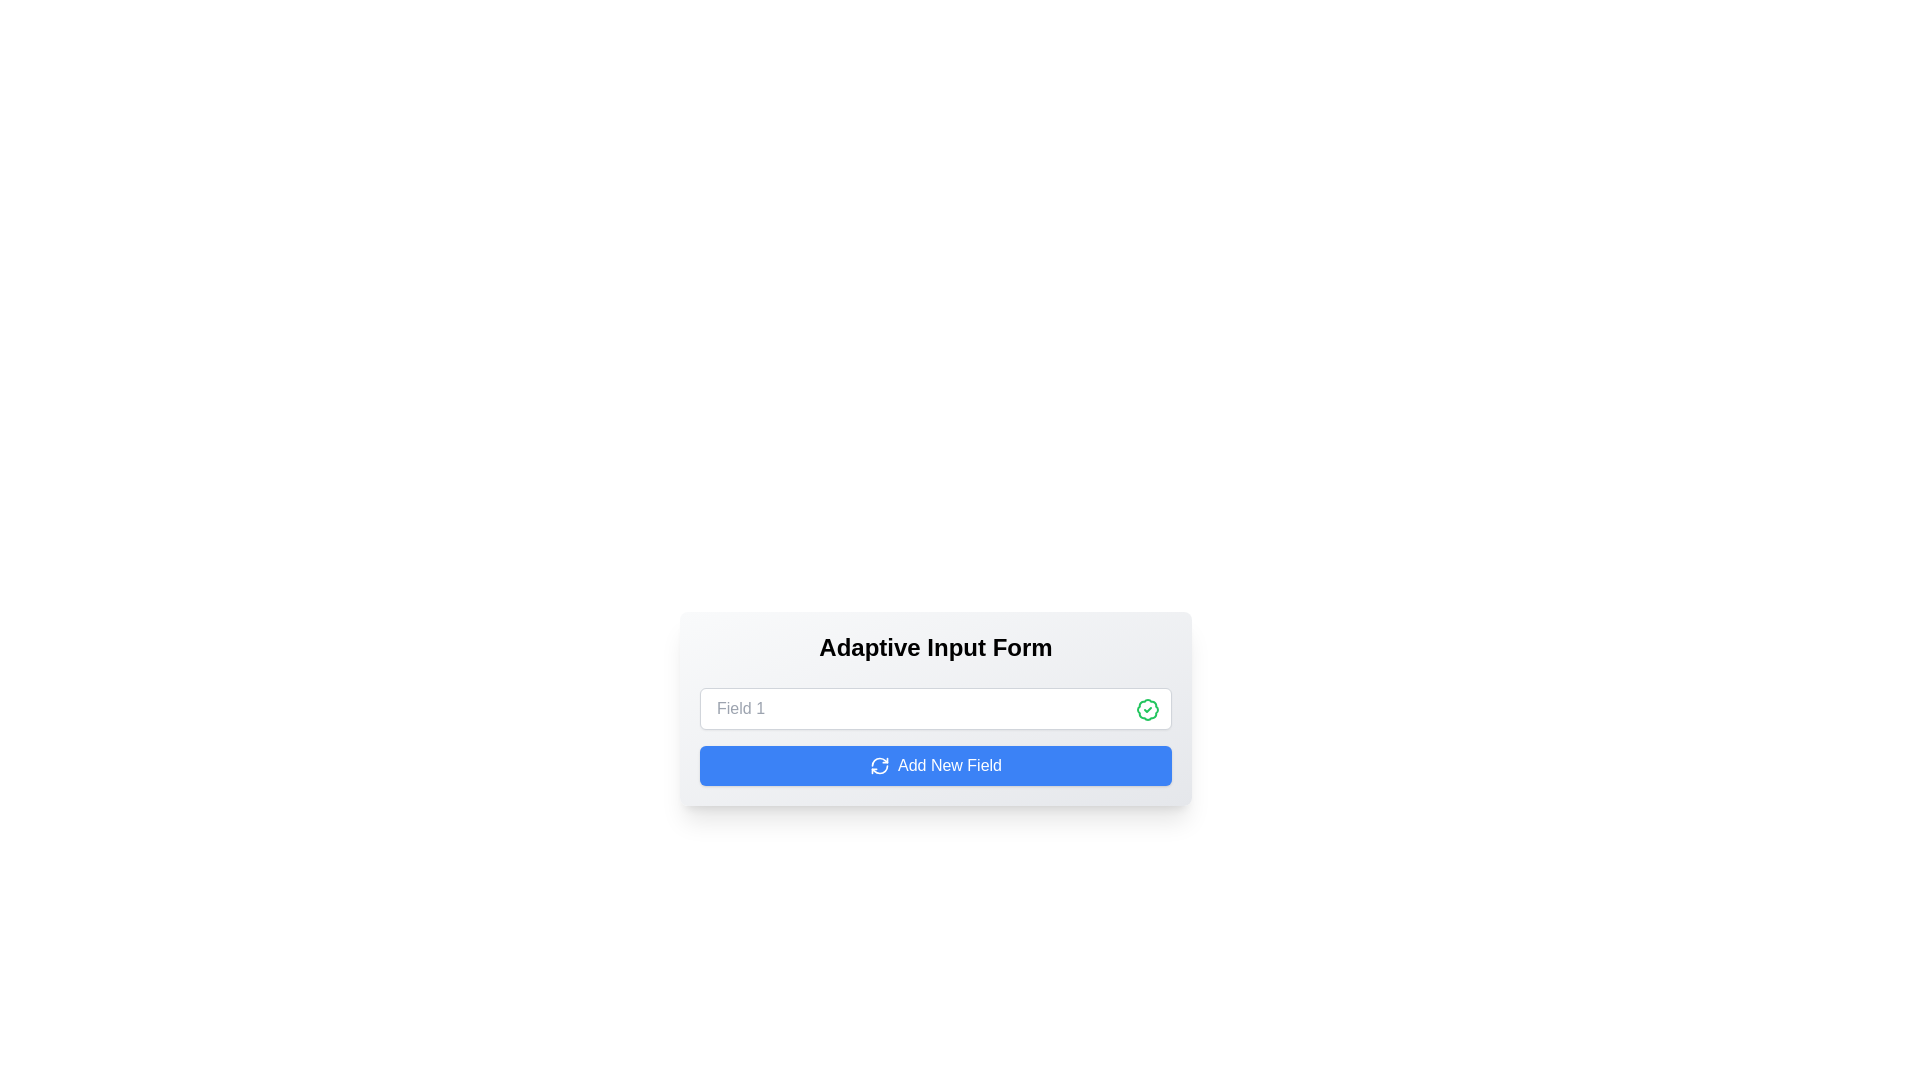 This screenshot has height=1080, width=1920. Describe the element at coordinates (935, 765) in the screenshot. I see `the blue button labeled 'Add New Field'` at that location.